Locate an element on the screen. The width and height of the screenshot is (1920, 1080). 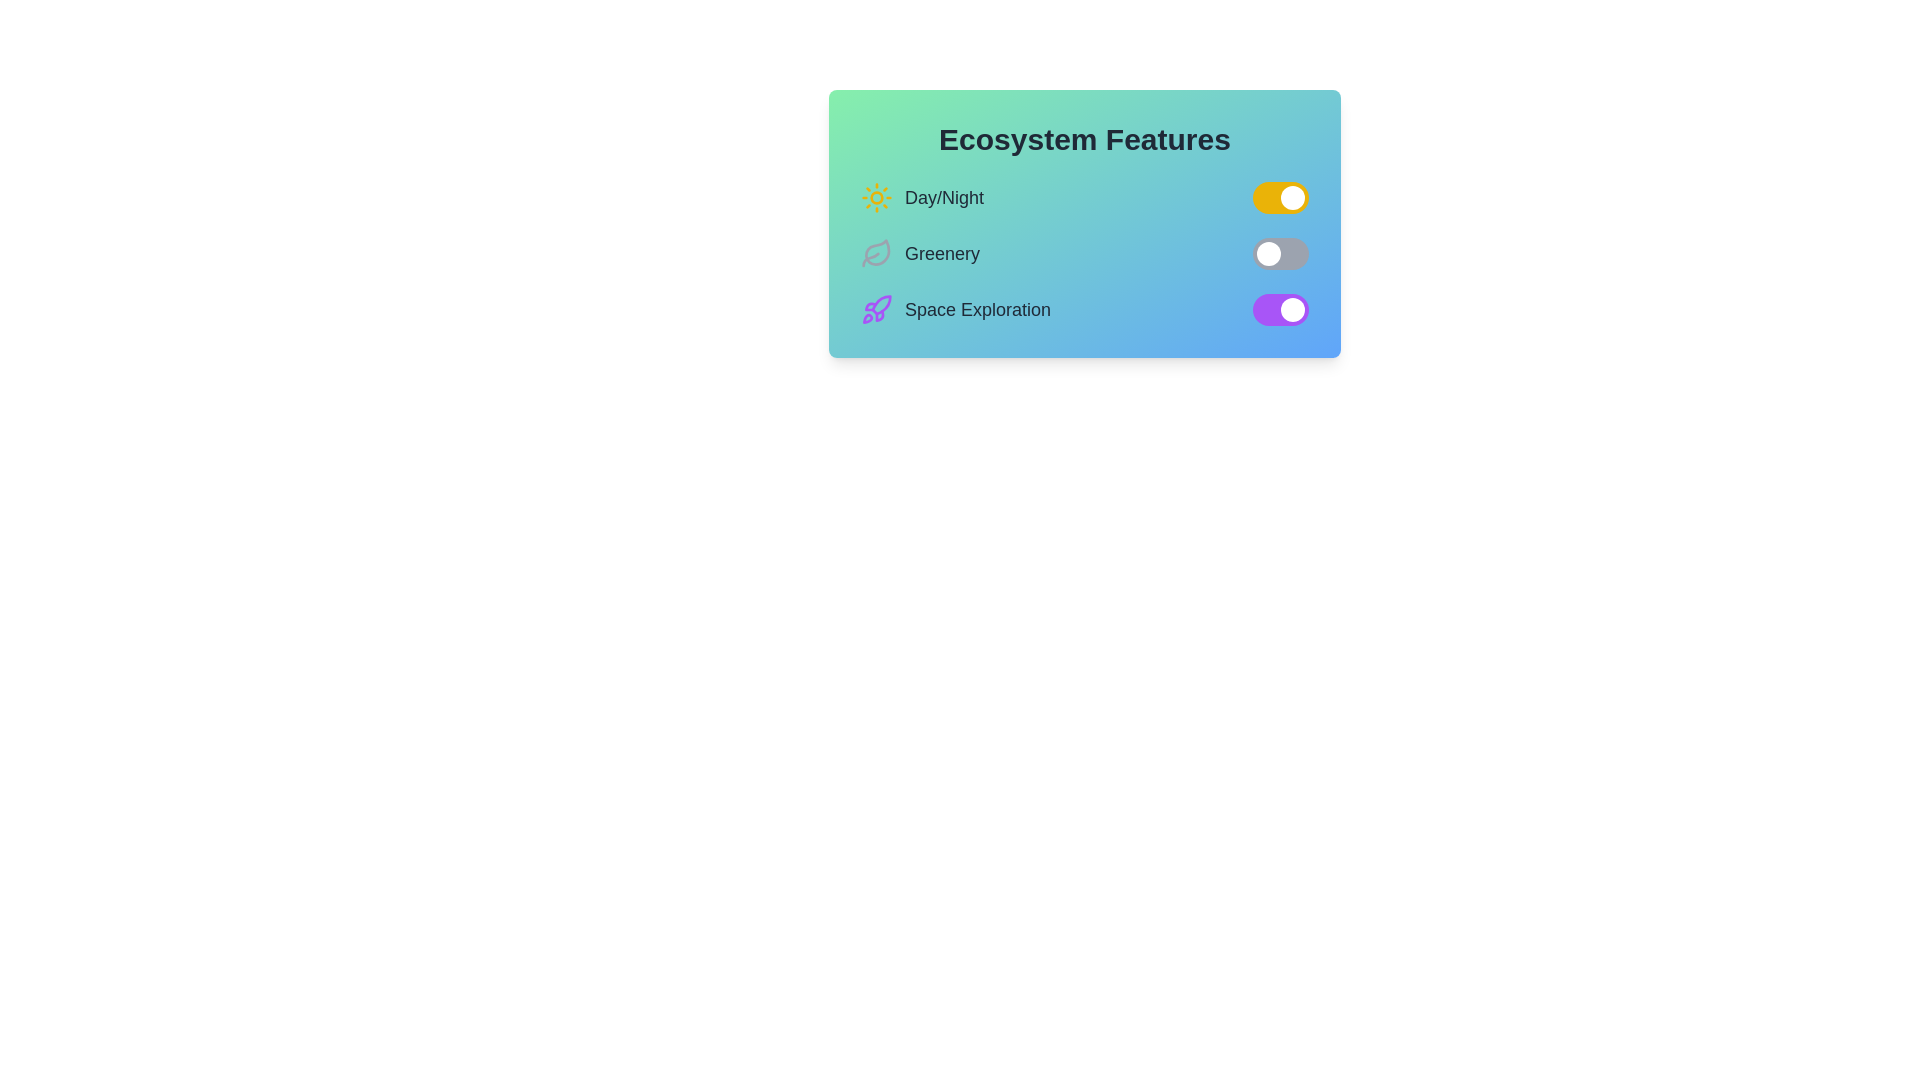
the visual representation of the stylized sun icon located to the left of the 'Day/Night' text under the 'Ecosystem Features' section is located at coordinates (877, 197).